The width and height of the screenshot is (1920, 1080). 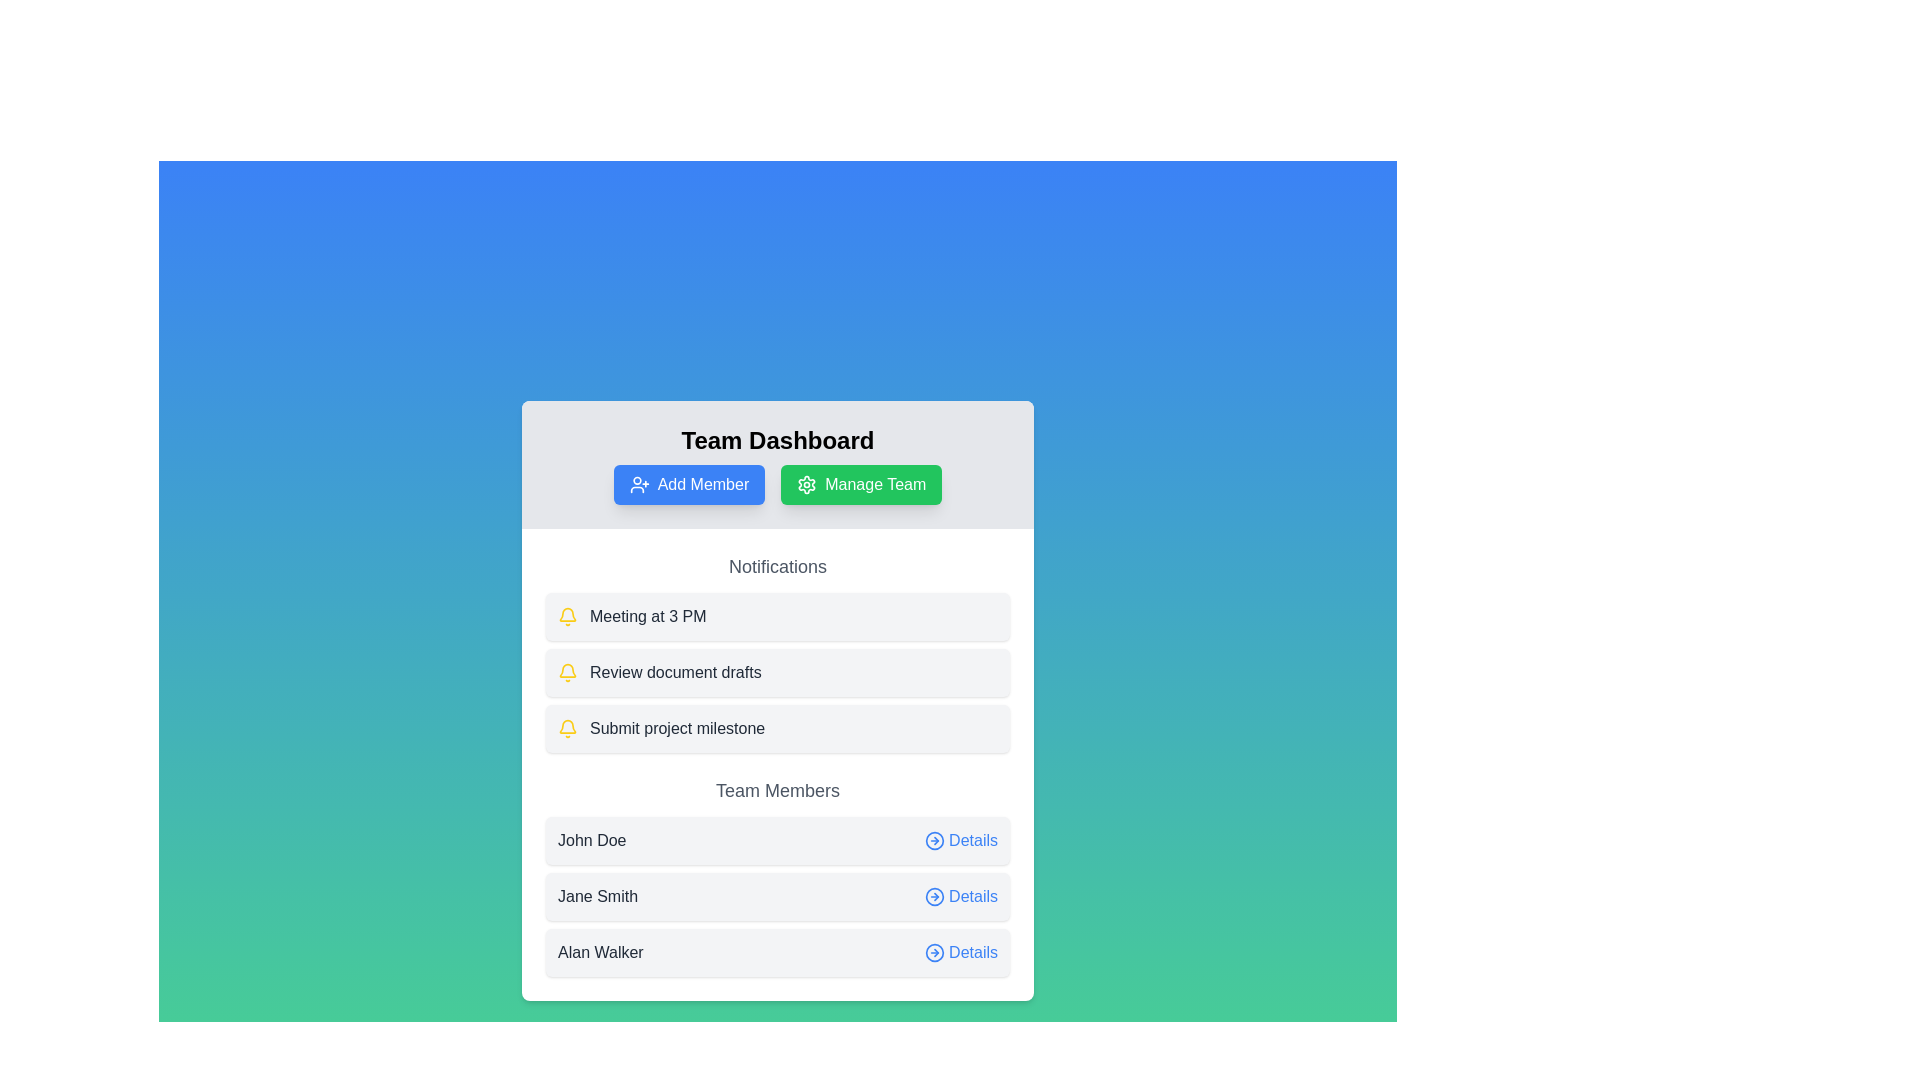 What do you see at coordinates (934, 951) in the screenshot?
I see `the inner SVG circle component that stylizes the 'Details' button for the last team member, Alan Walker` at bounding box center [934, 951].